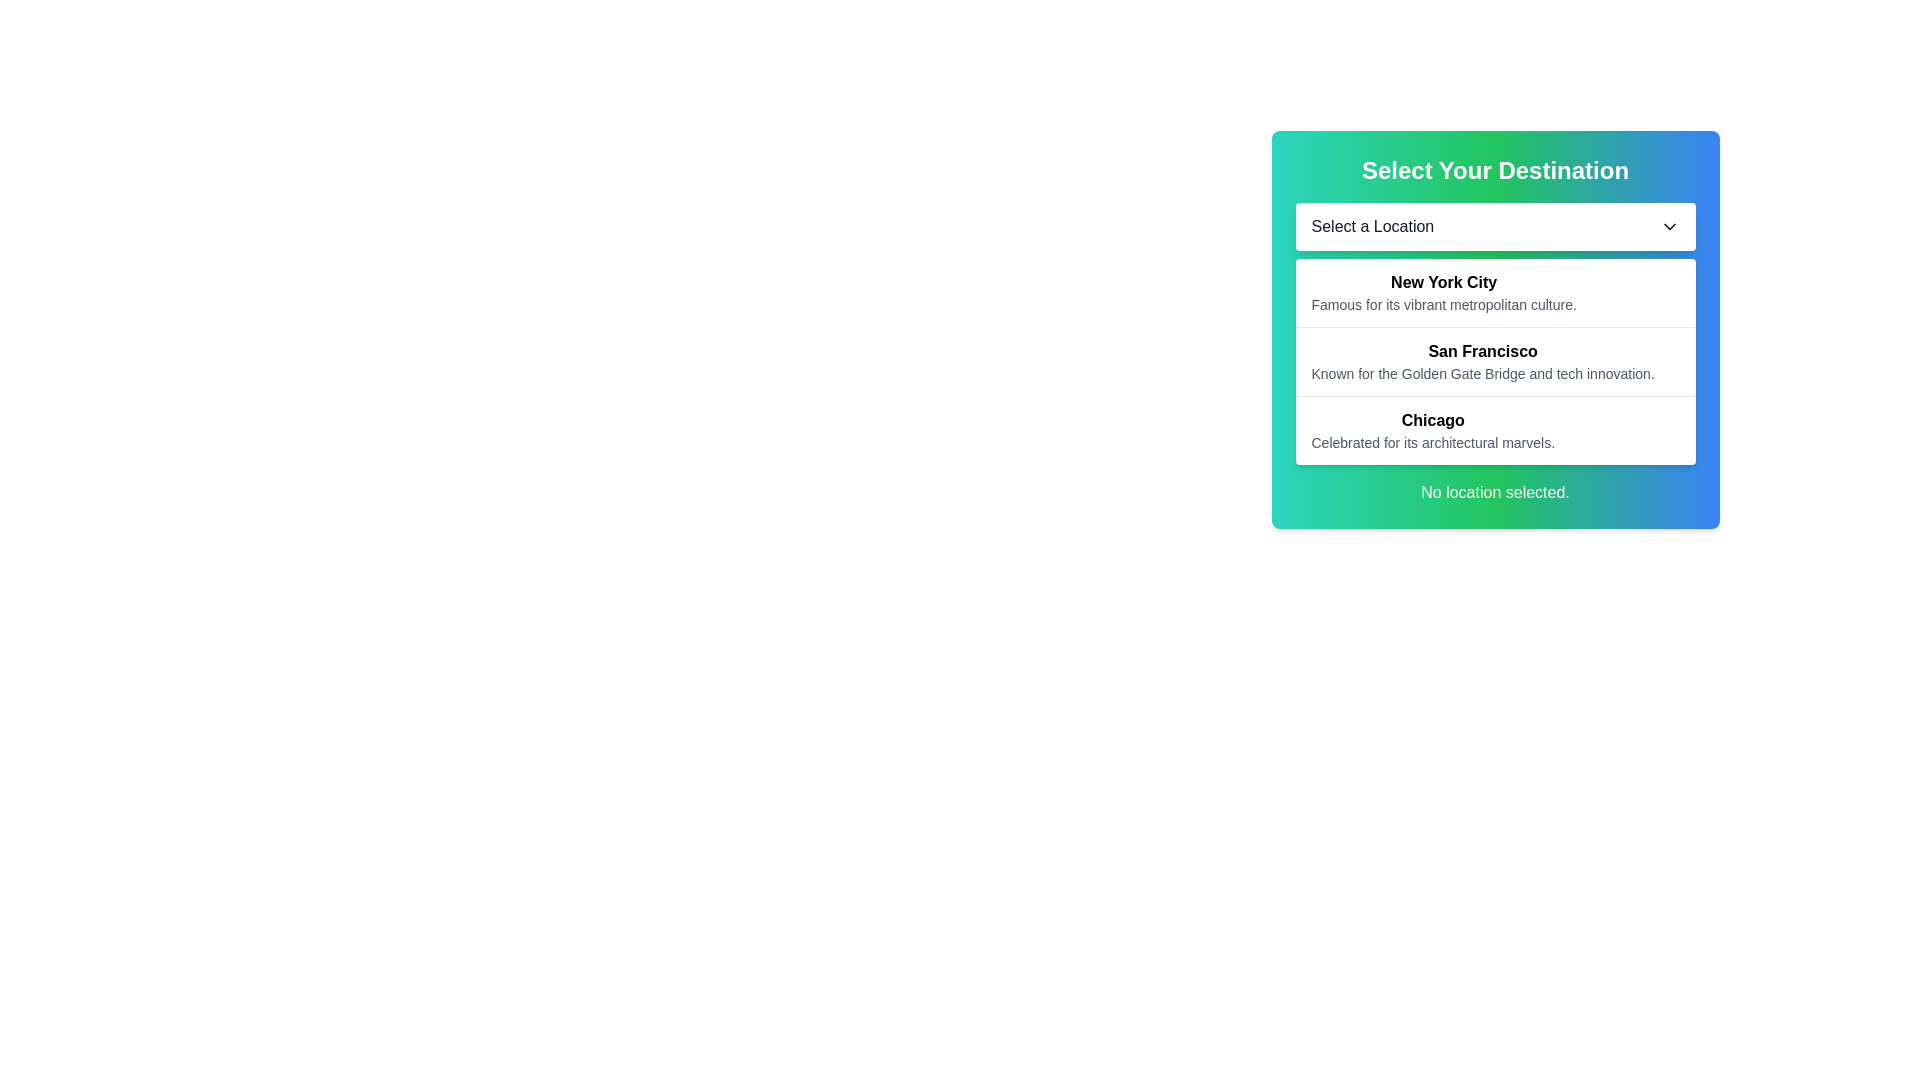 The height and width of the screenshot is (1080, 1920). What do you see at coordinates (1495, 329) in the screenshot?
I see `the second item in the dropdown list under 'Select Your Destination'` at bounding box center [1495, 329].